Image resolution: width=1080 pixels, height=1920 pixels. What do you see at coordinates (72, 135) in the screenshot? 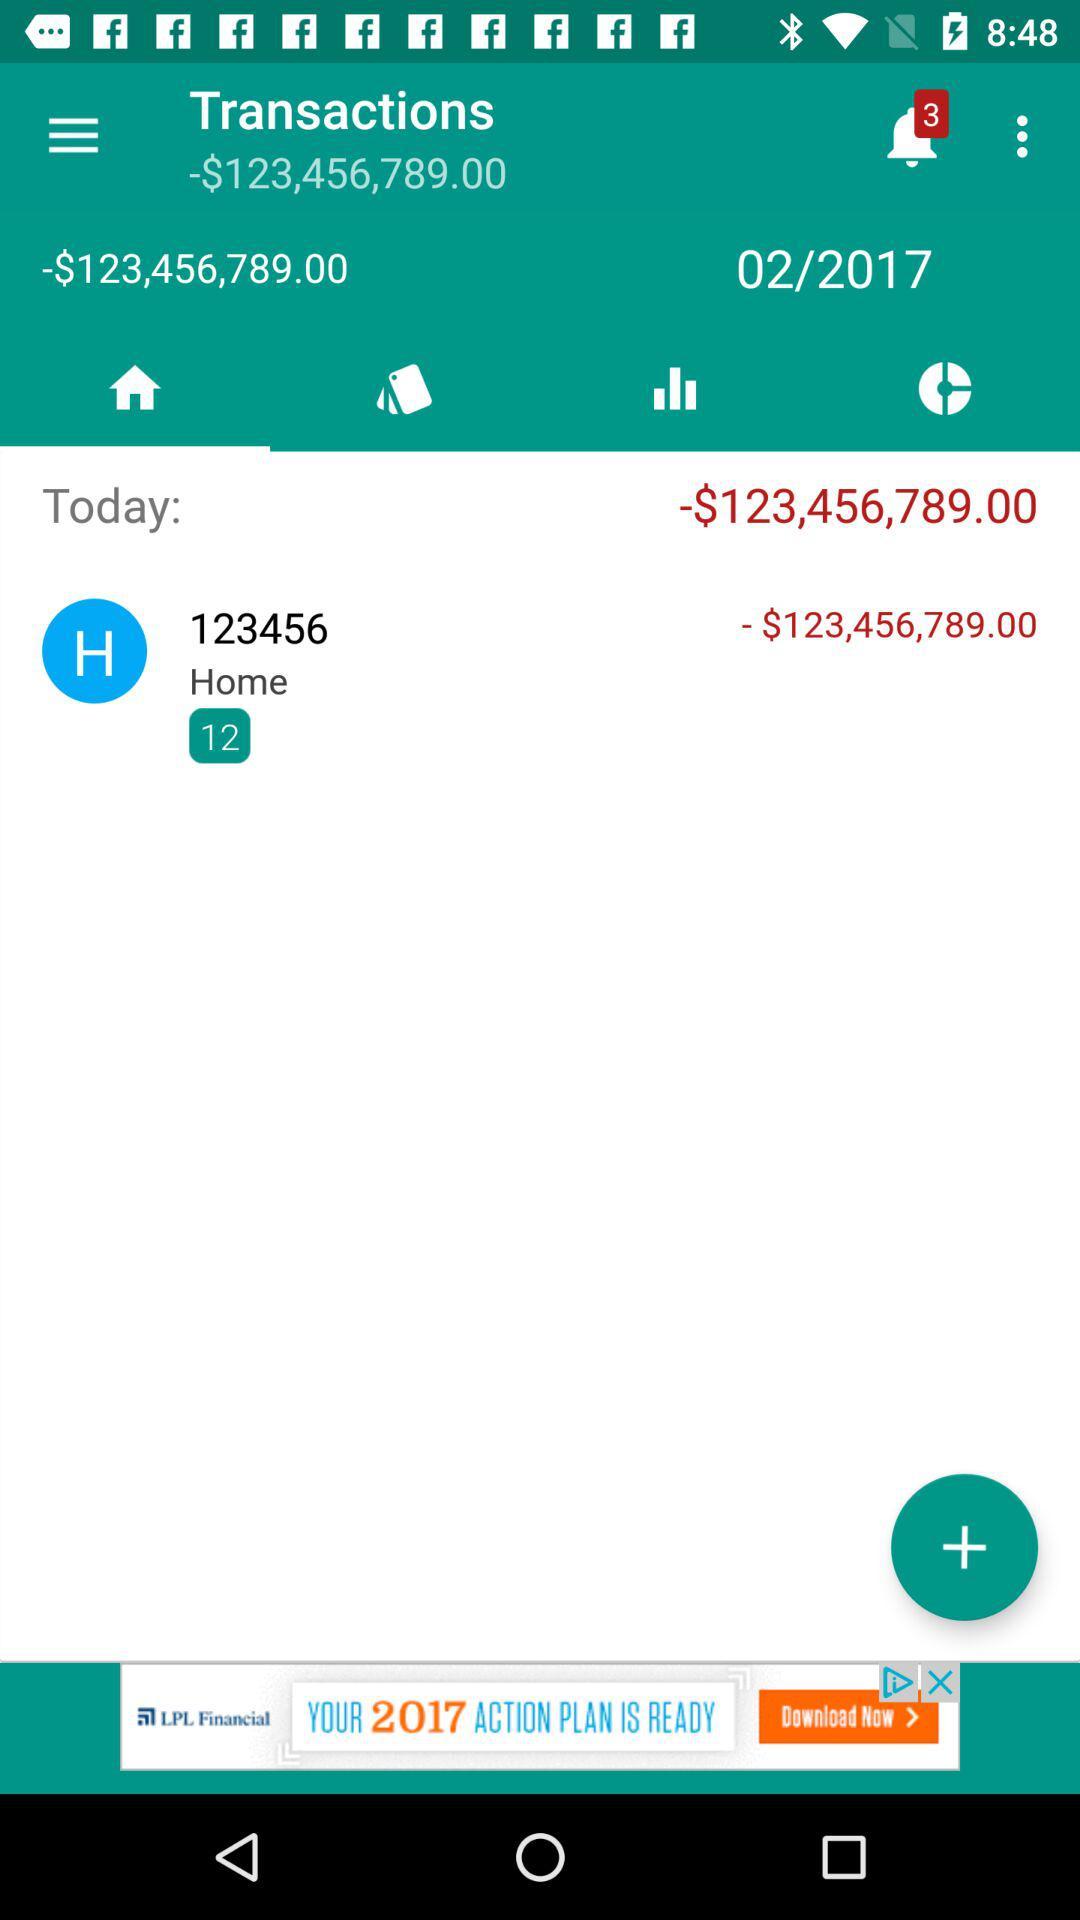
I see `the icon next to the transactions item` at bounding box center [72, 135].